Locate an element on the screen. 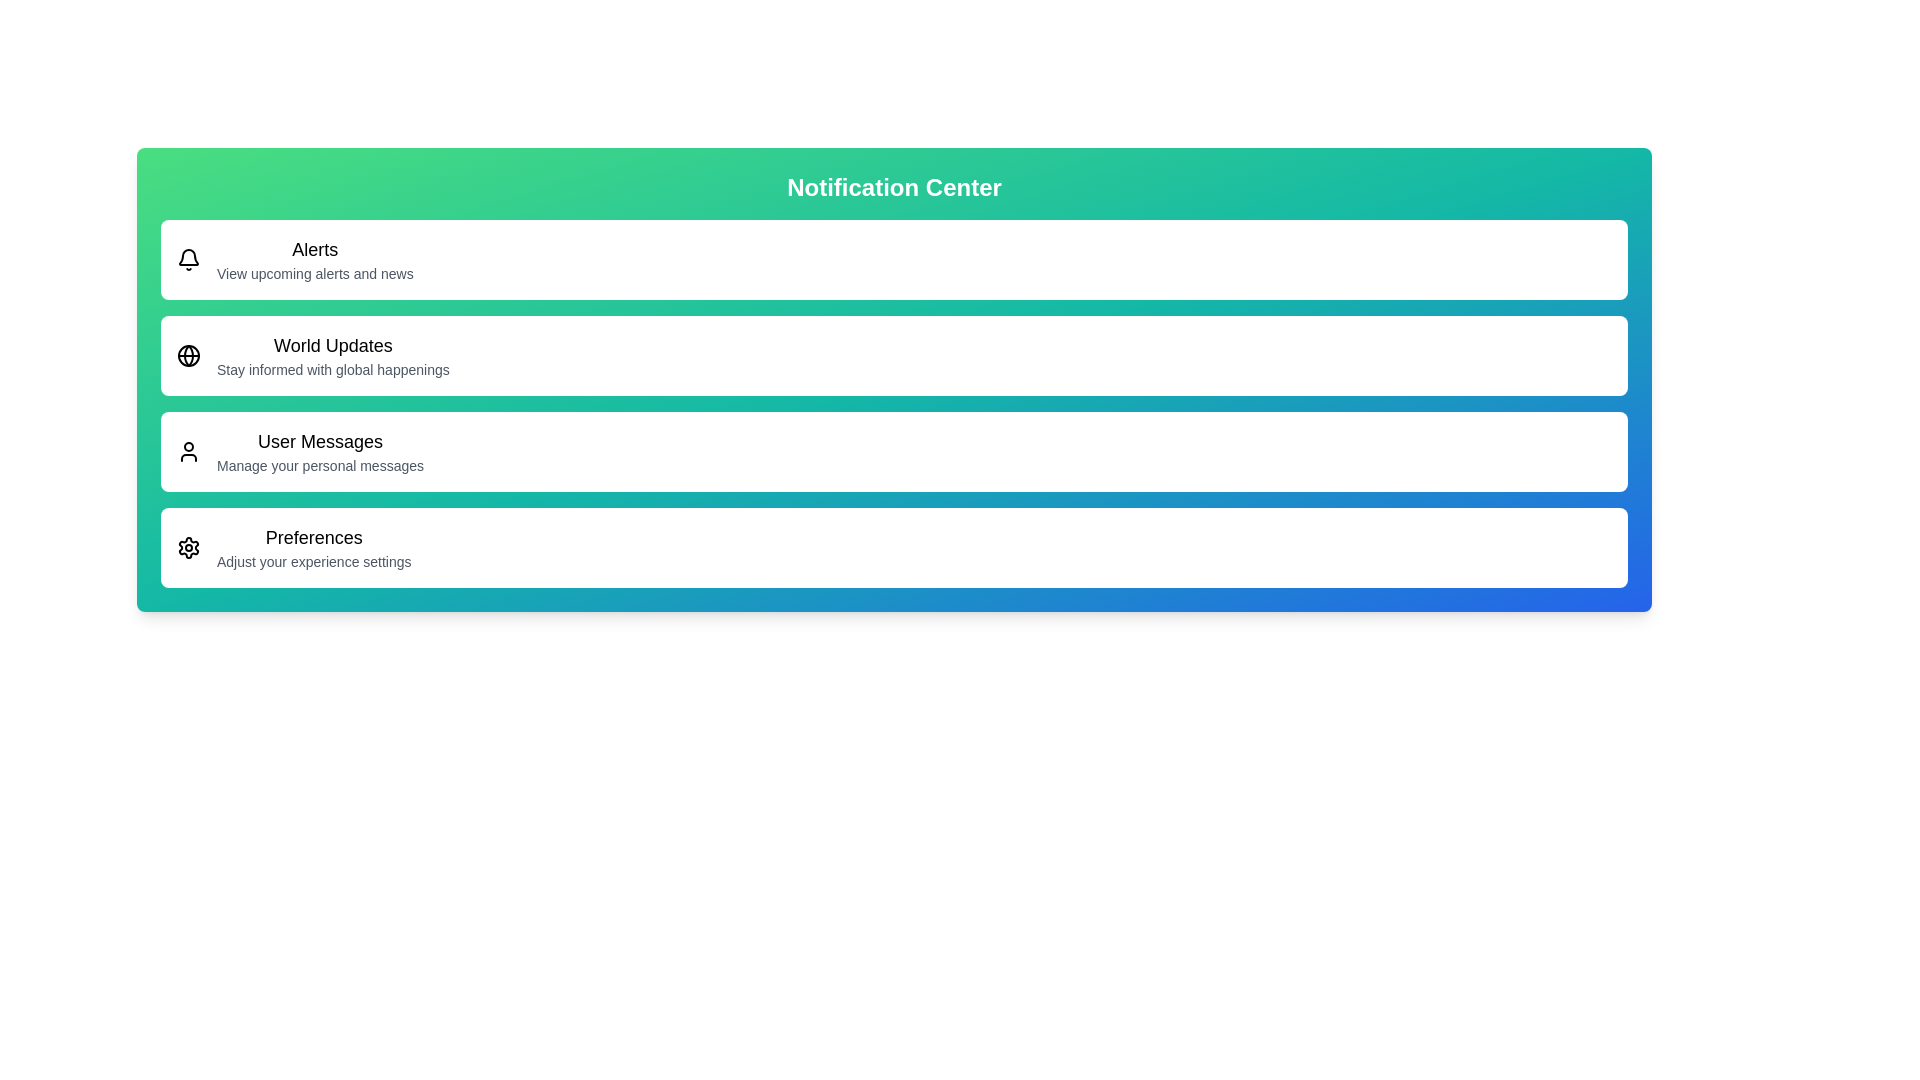 Image resolution: width=1920 pixels, height=1080 pixels. the menu item corresponding to Alerts to examine its iconography is located at coordinates (188, 258).